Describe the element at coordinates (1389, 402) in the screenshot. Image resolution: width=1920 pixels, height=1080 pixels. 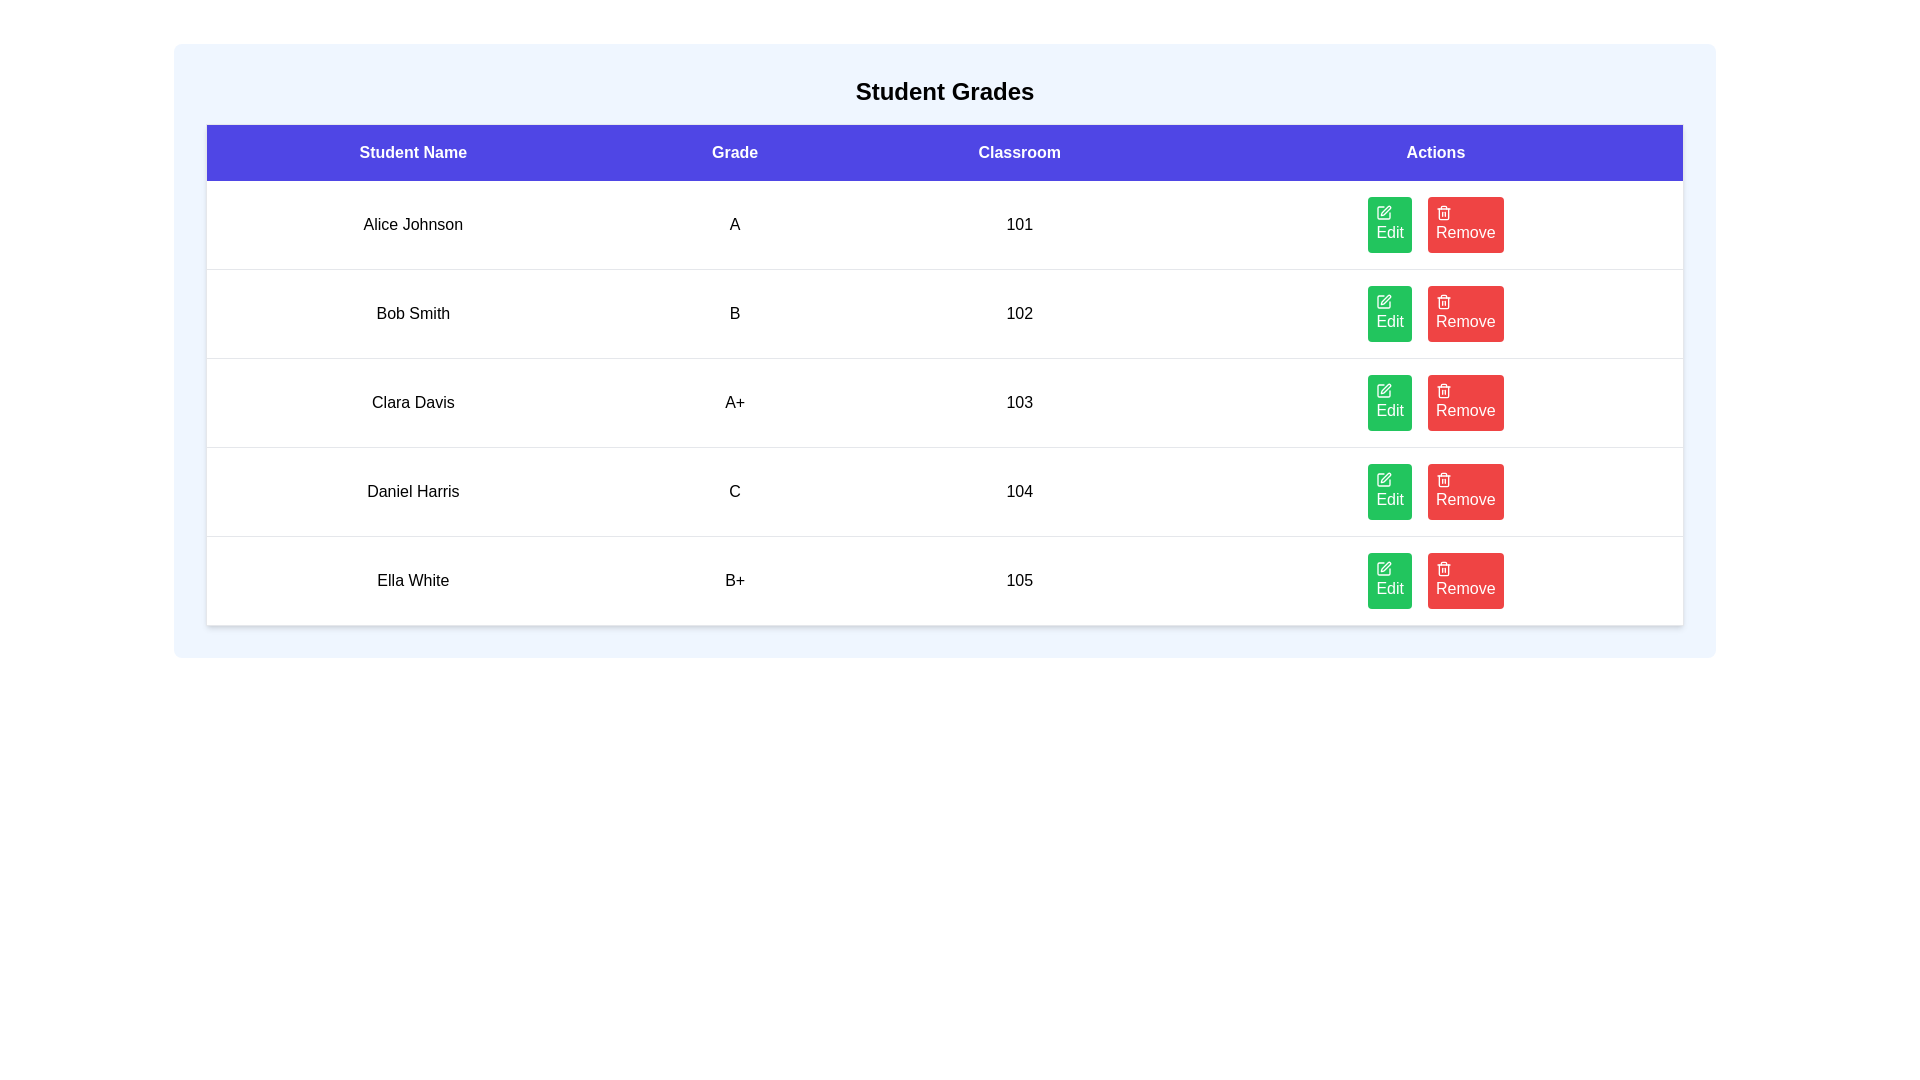
I see `the 'Edit' button for the student named Clara Davis` at that location.